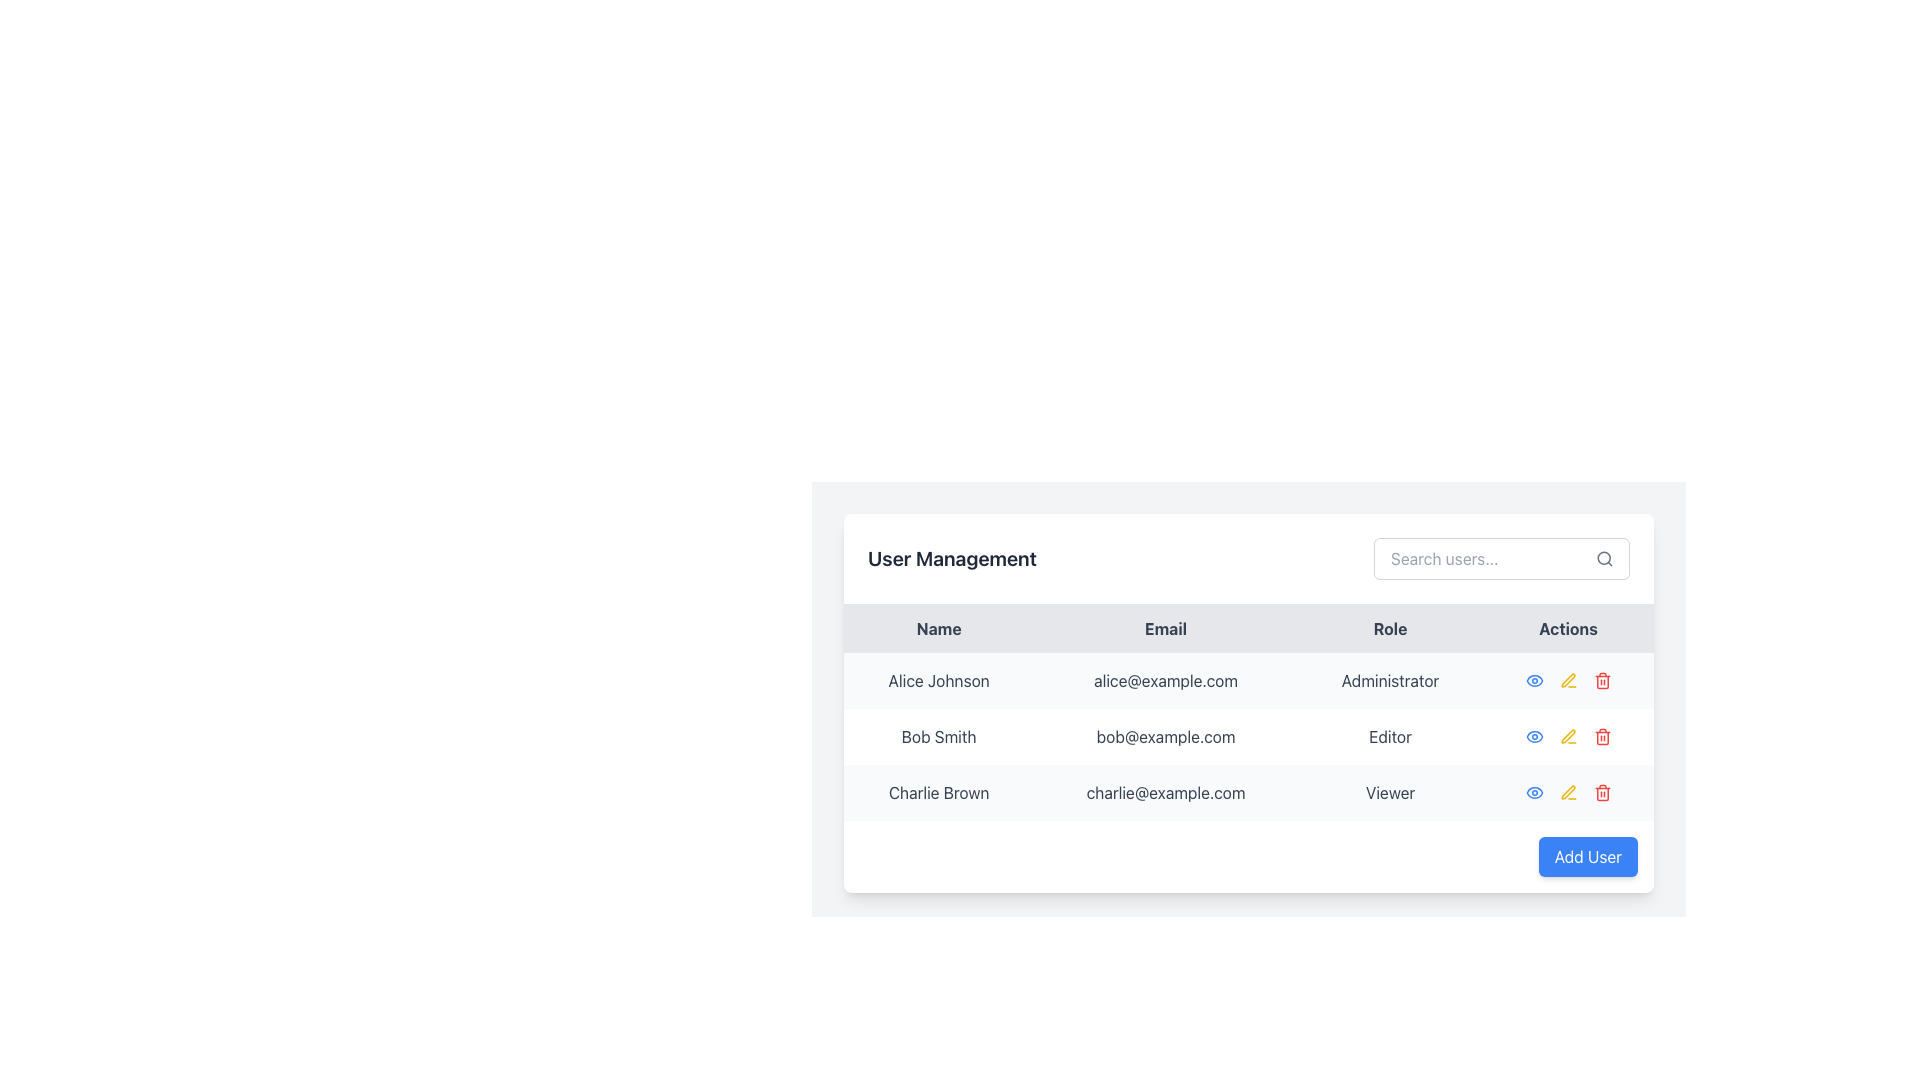 The width and height of the screenshot is (1920, 1080). Describe the element at coordinates (1389, 680) in the screenshot. I see `the static text element displaying the user role 'Administrator' in the user management table, located in the 'Role' column of the first row` at that location.